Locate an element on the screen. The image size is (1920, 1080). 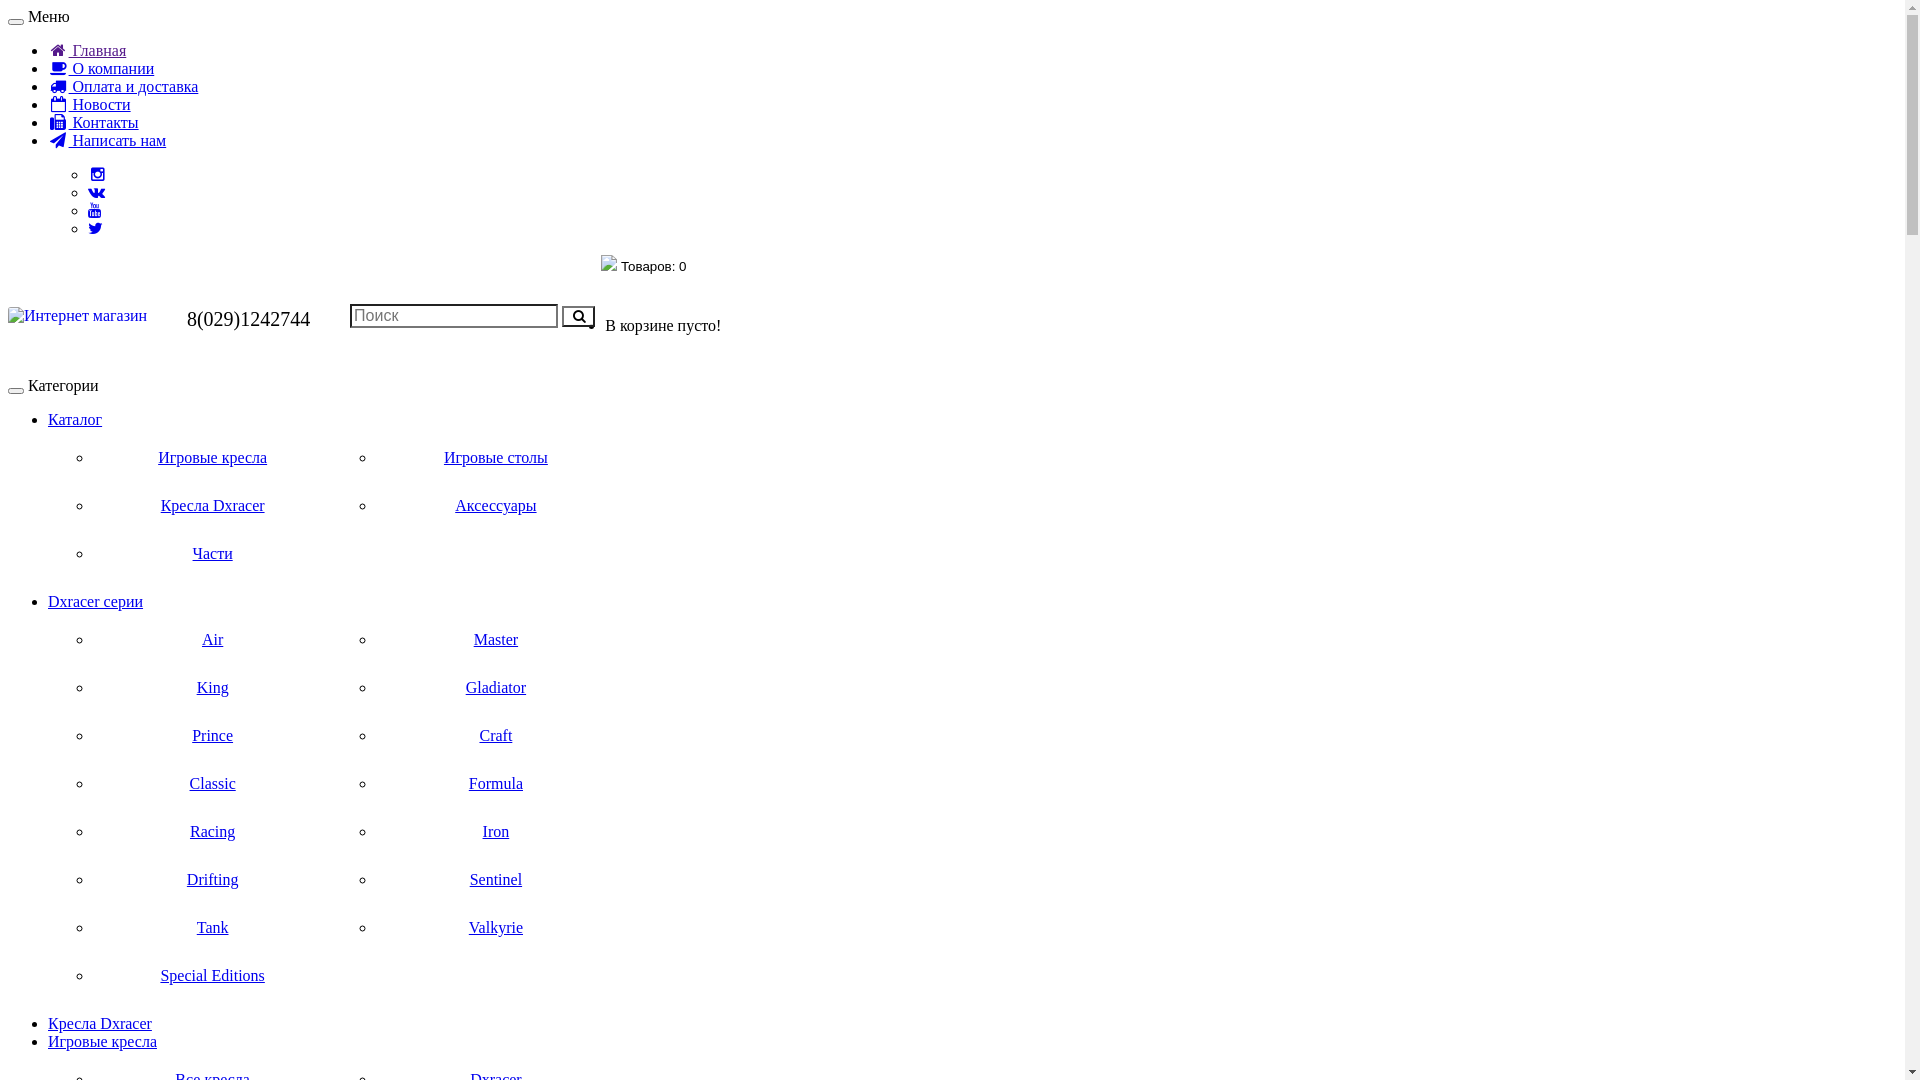
' - twitter' is located at coordinates (94, 227).